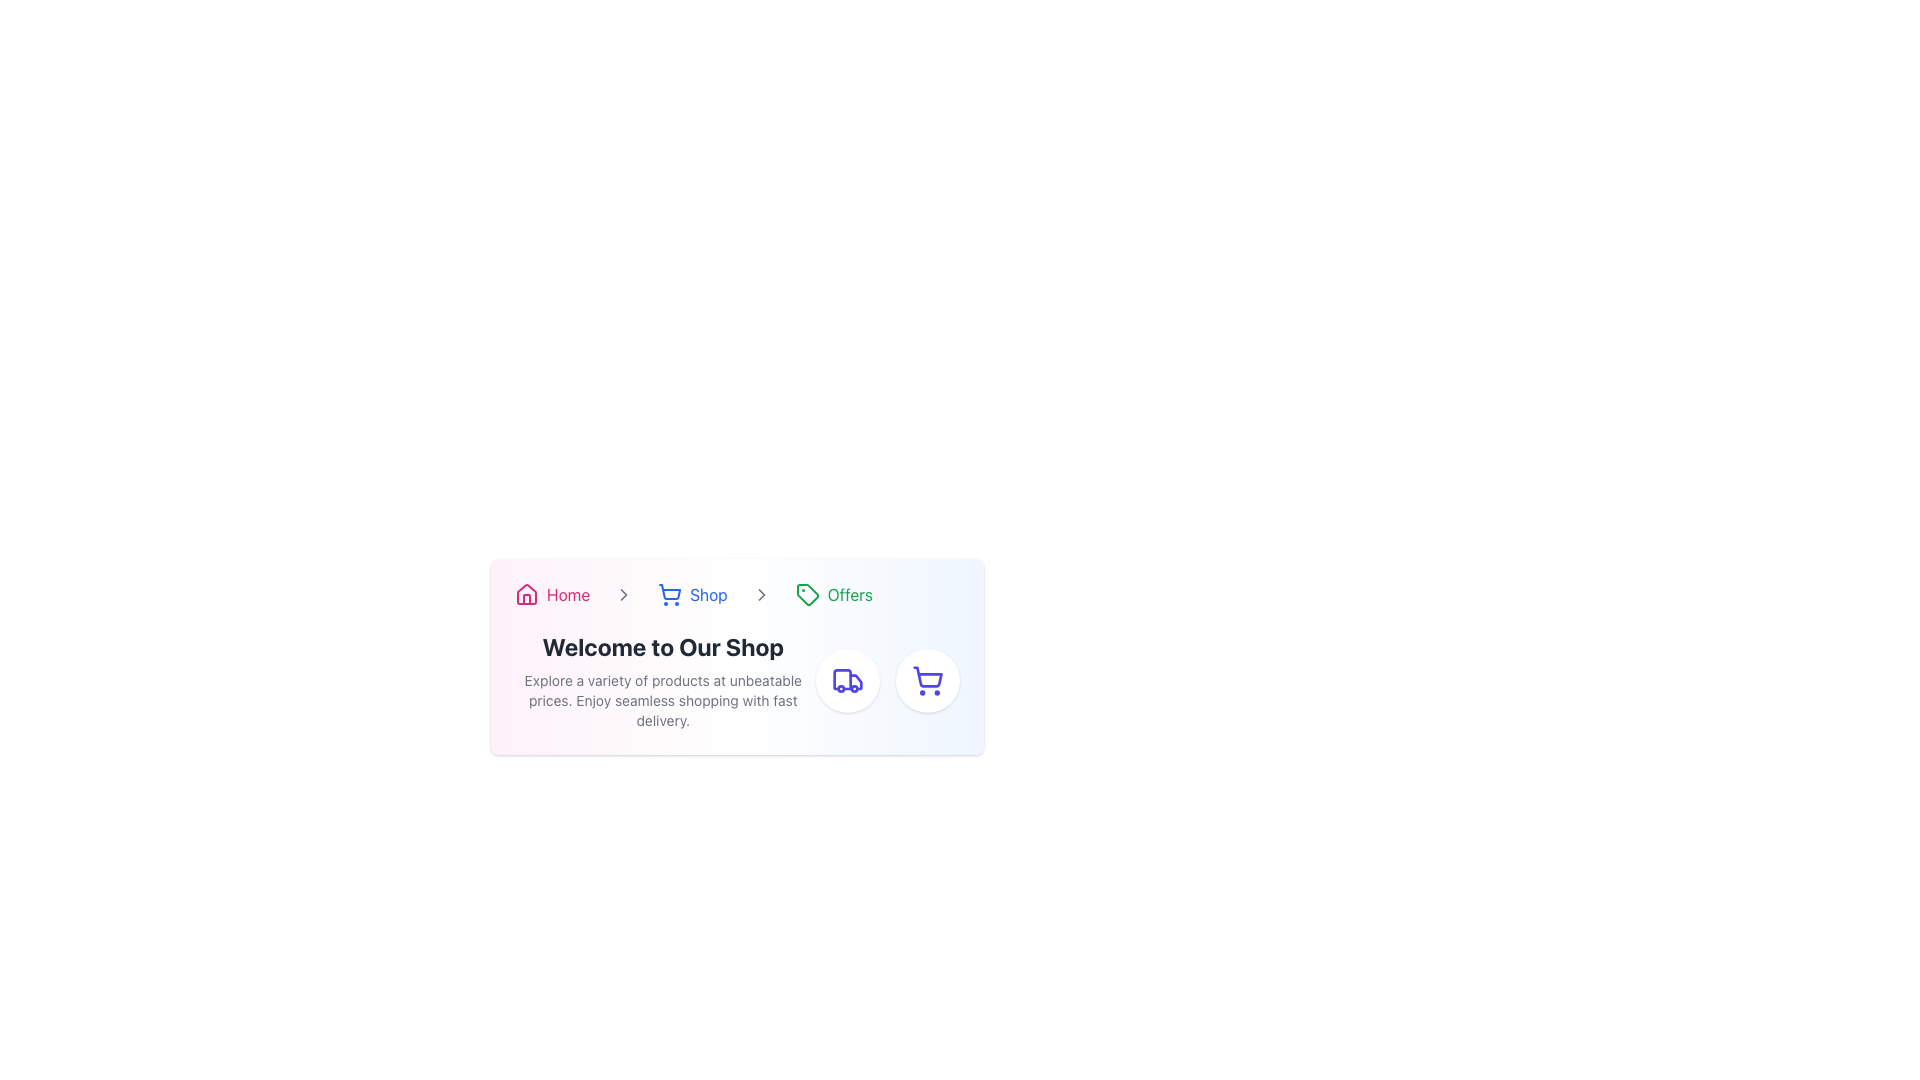 This screenshot has height=1080, width=1920. I want to click on the rightward-pointing chevron icon in the breadcrumb navigation bar, so click(760, 593).